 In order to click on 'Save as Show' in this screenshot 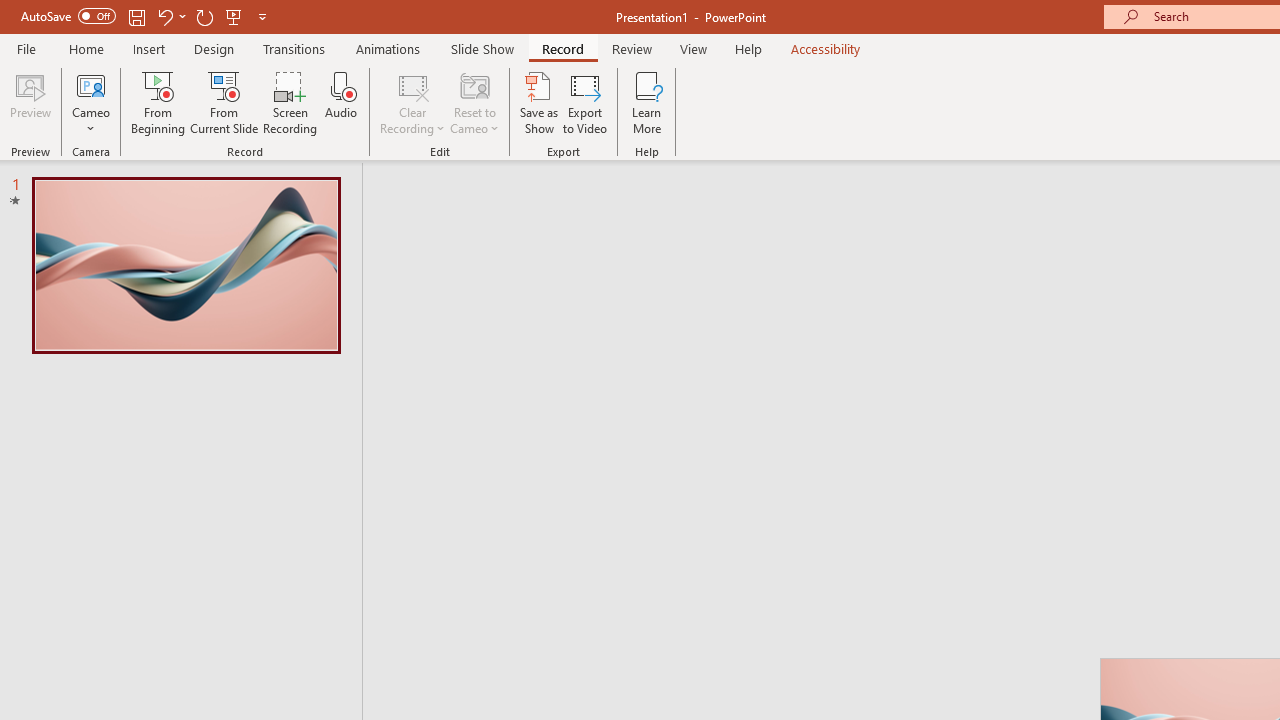, I will do `click(539, 103)`.